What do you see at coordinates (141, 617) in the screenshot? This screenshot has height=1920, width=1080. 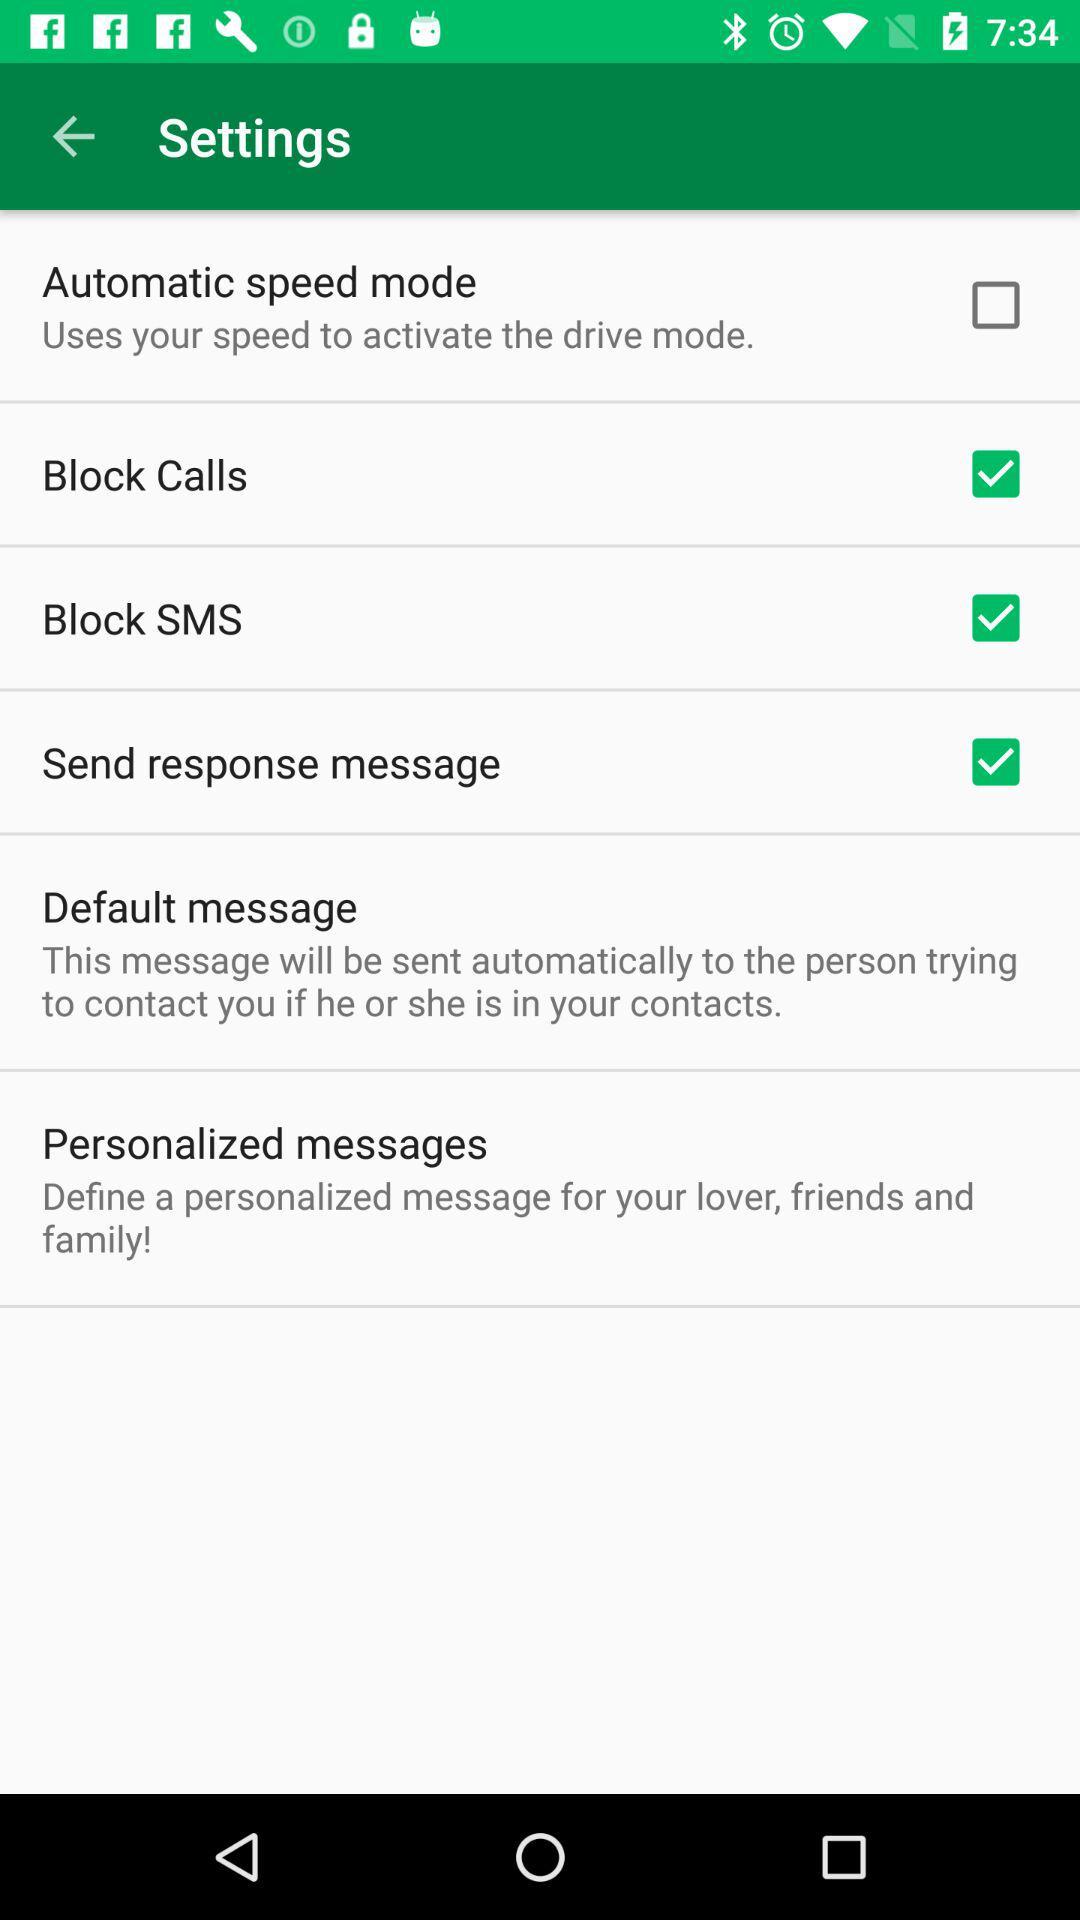 I see `item below block calls app` at bounding box center [141, 617].